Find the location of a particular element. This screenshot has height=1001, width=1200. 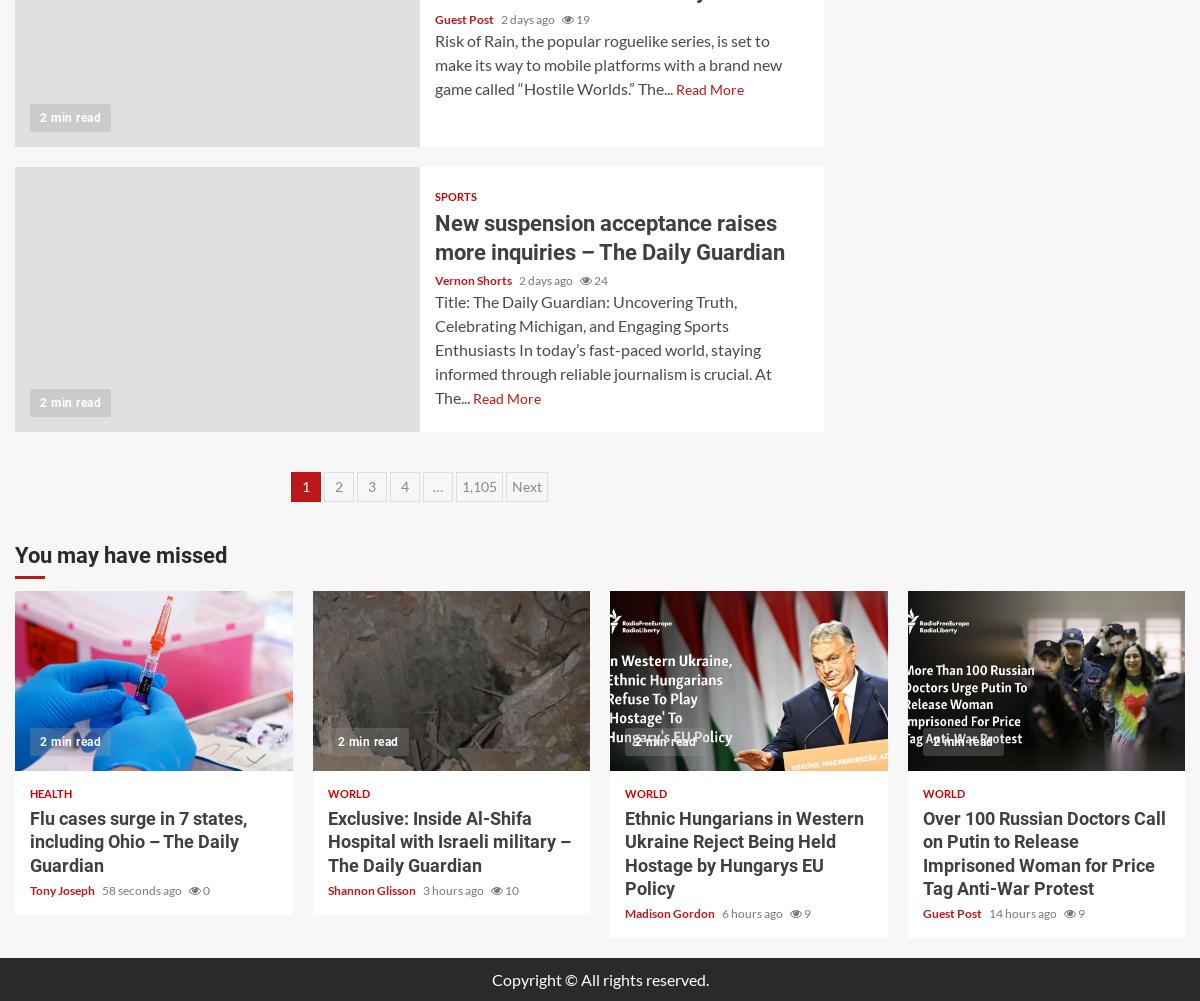

'Shannon Glisson' is located at coordinates (372, 889).